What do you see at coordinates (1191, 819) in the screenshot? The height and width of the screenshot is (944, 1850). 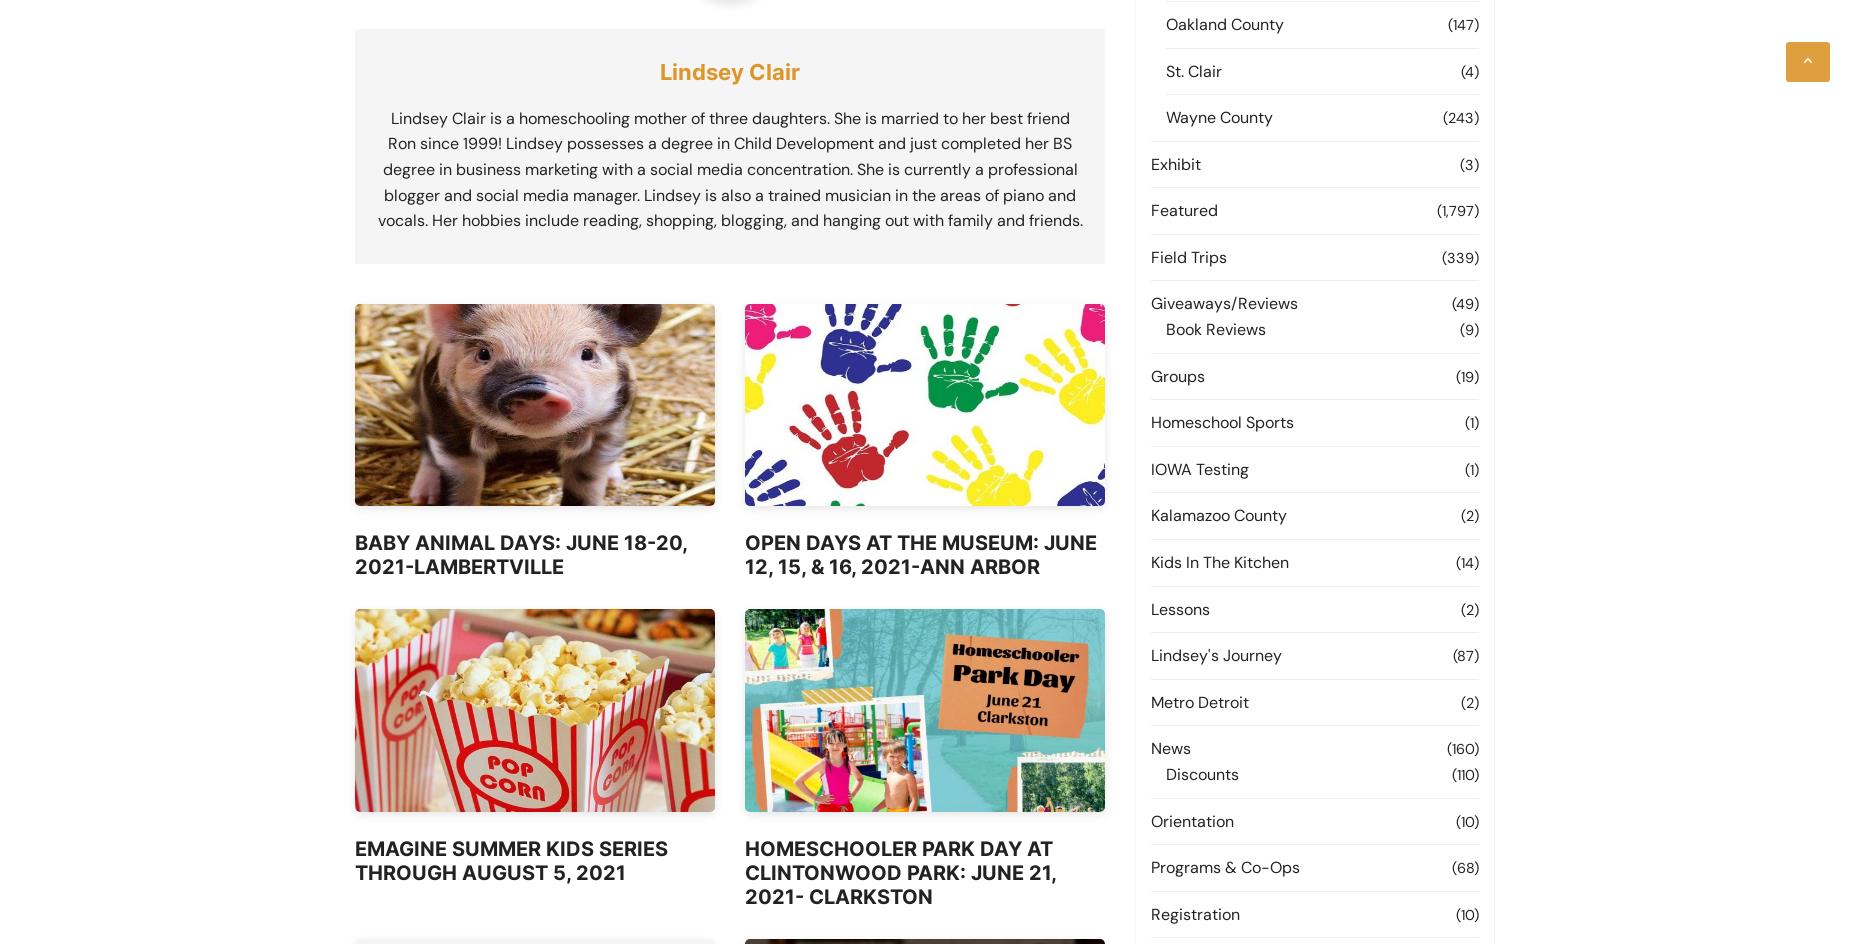 I see `'Orientation'` at bounding box center [1191, 819].